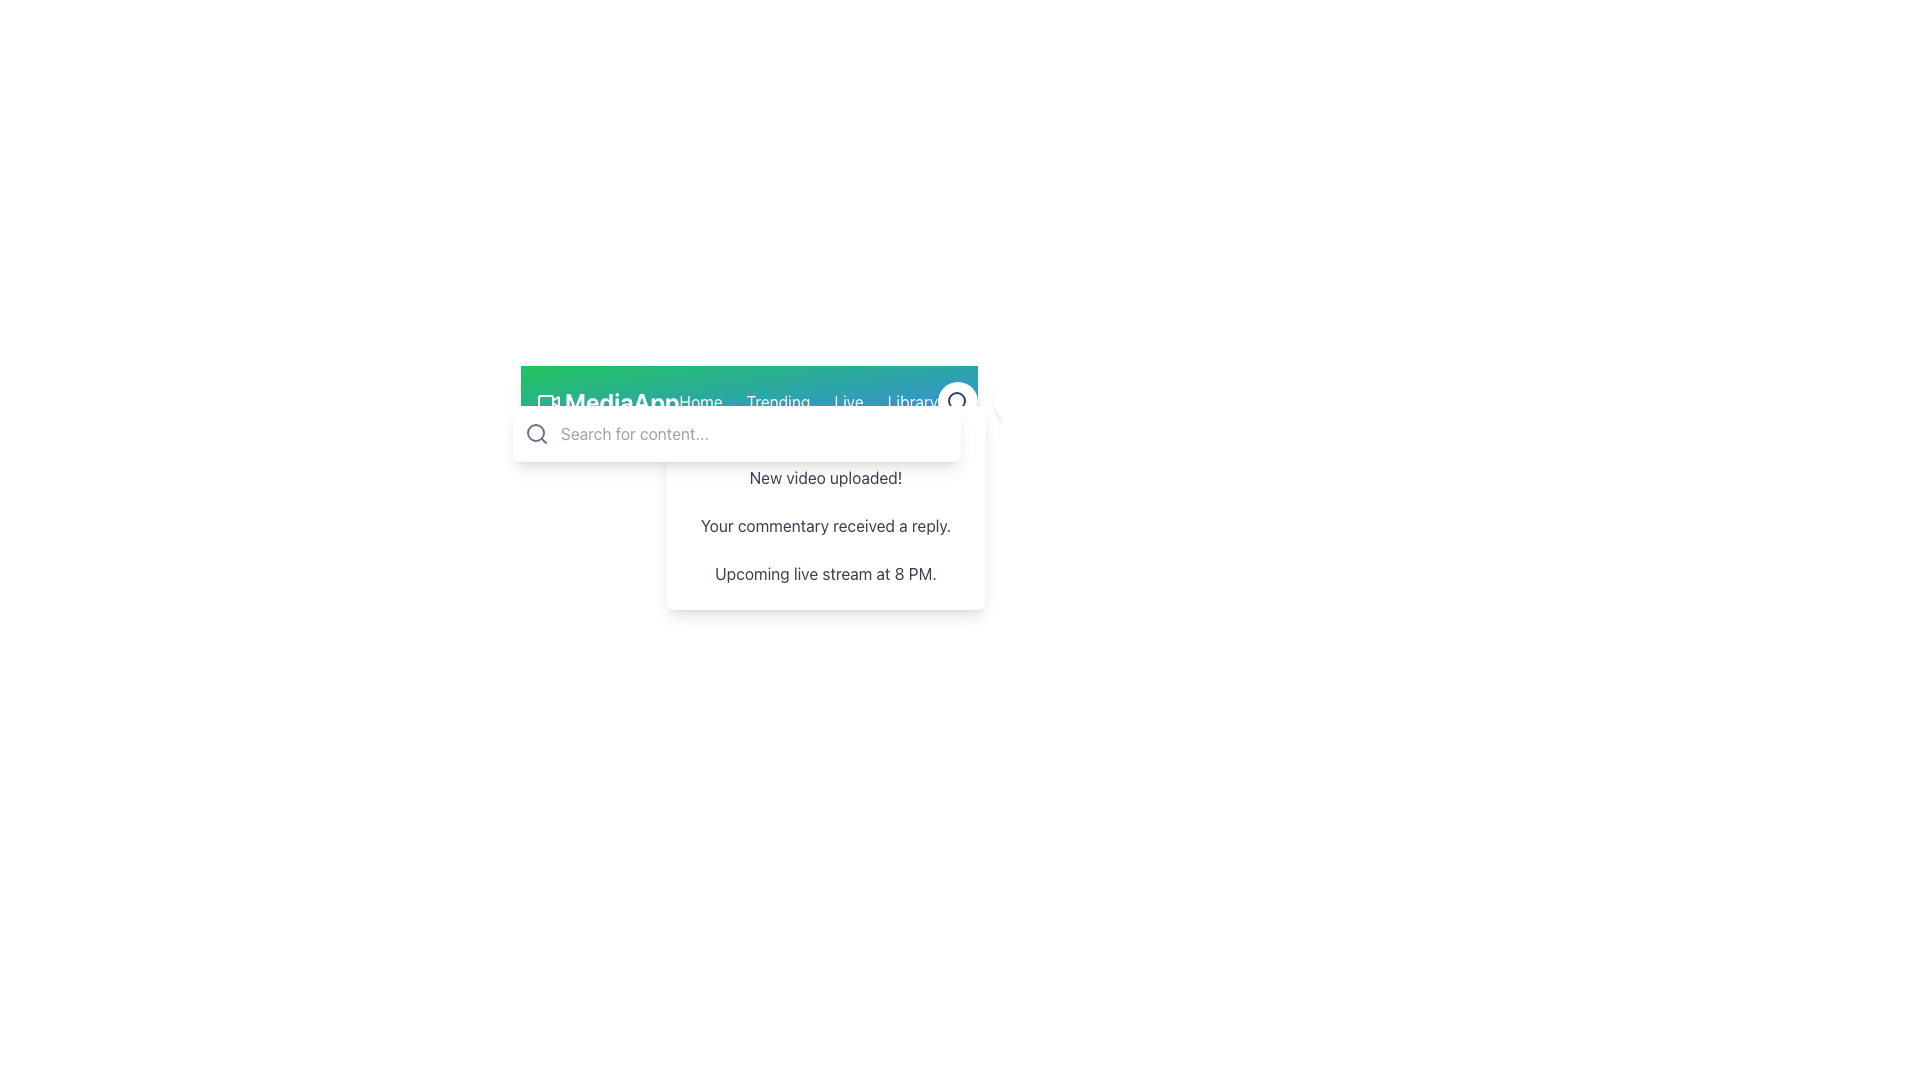  I want to click on the search icon represented by a magnifying glass located at the top-right of the search bar overlaying the notifications panel, so click(956, 401).